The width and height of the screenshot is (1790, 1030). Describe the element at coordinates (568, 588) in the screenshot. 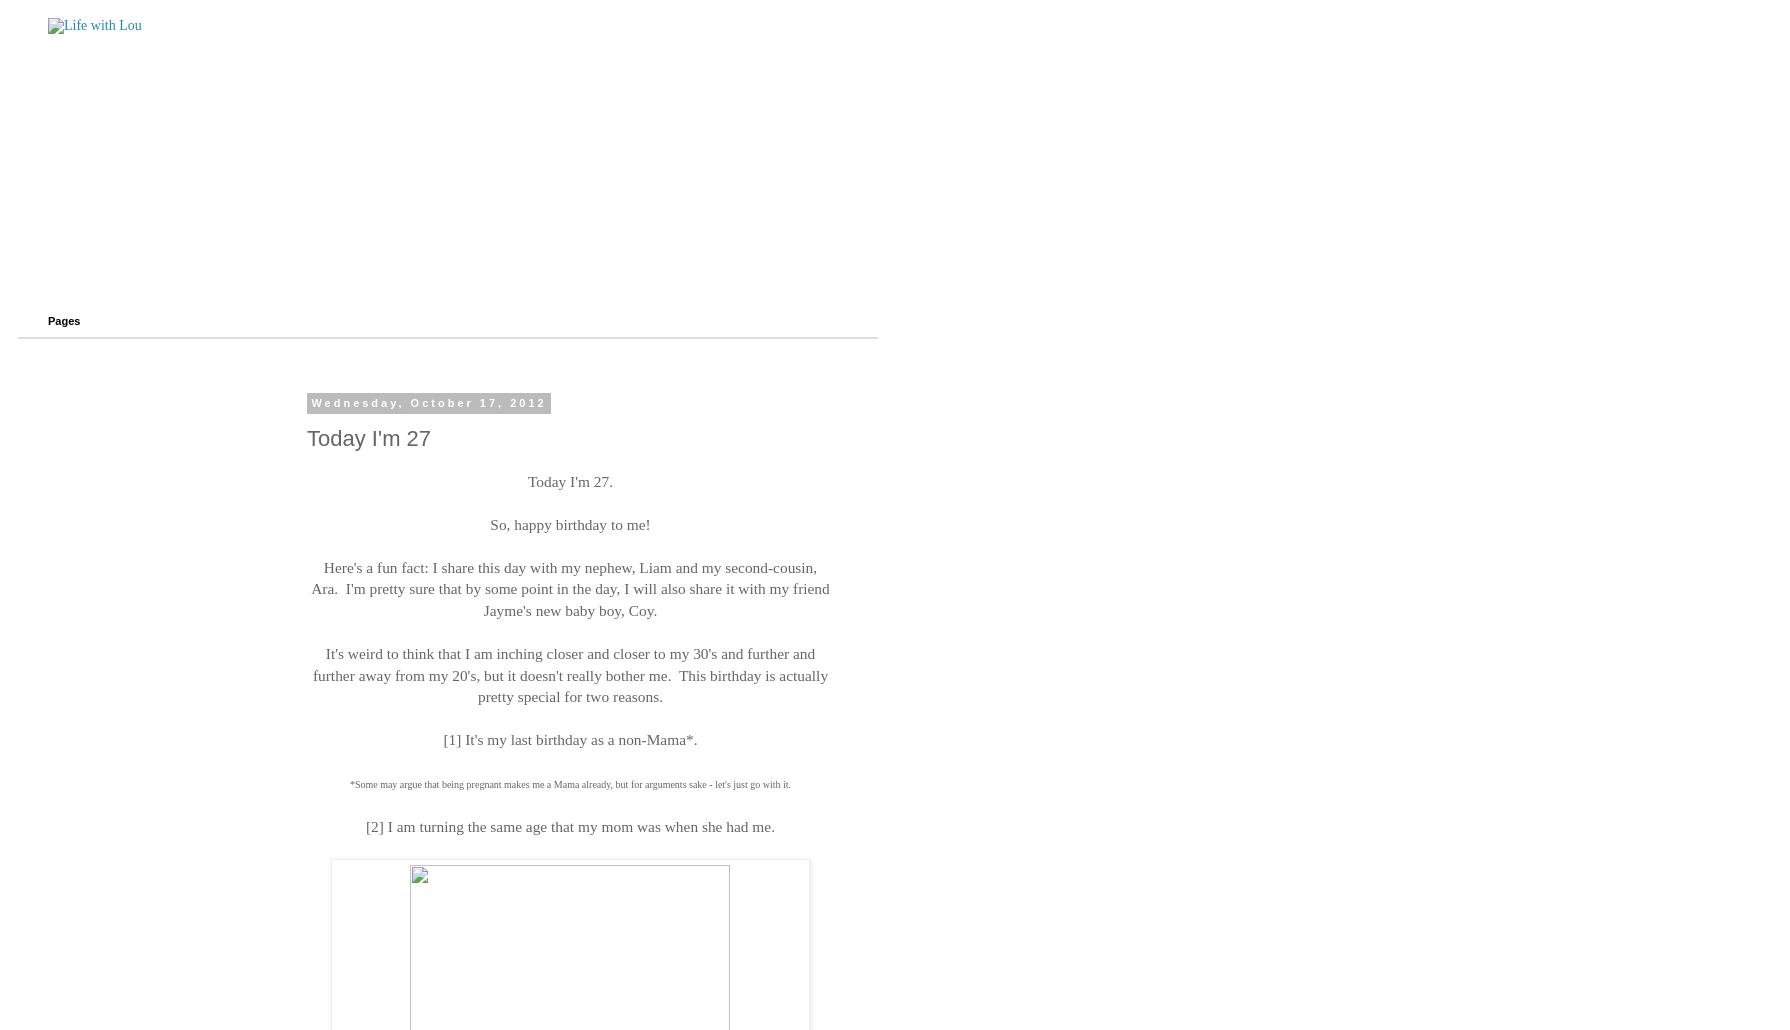

I see `'Here's a fun fact: I share this day with my nephew, Liam and my second-cousin, Ara.  I'm pretty sure that by some point in the day, I will also share it with my friend Jayme's new baby boy, Coy.'` at that location.